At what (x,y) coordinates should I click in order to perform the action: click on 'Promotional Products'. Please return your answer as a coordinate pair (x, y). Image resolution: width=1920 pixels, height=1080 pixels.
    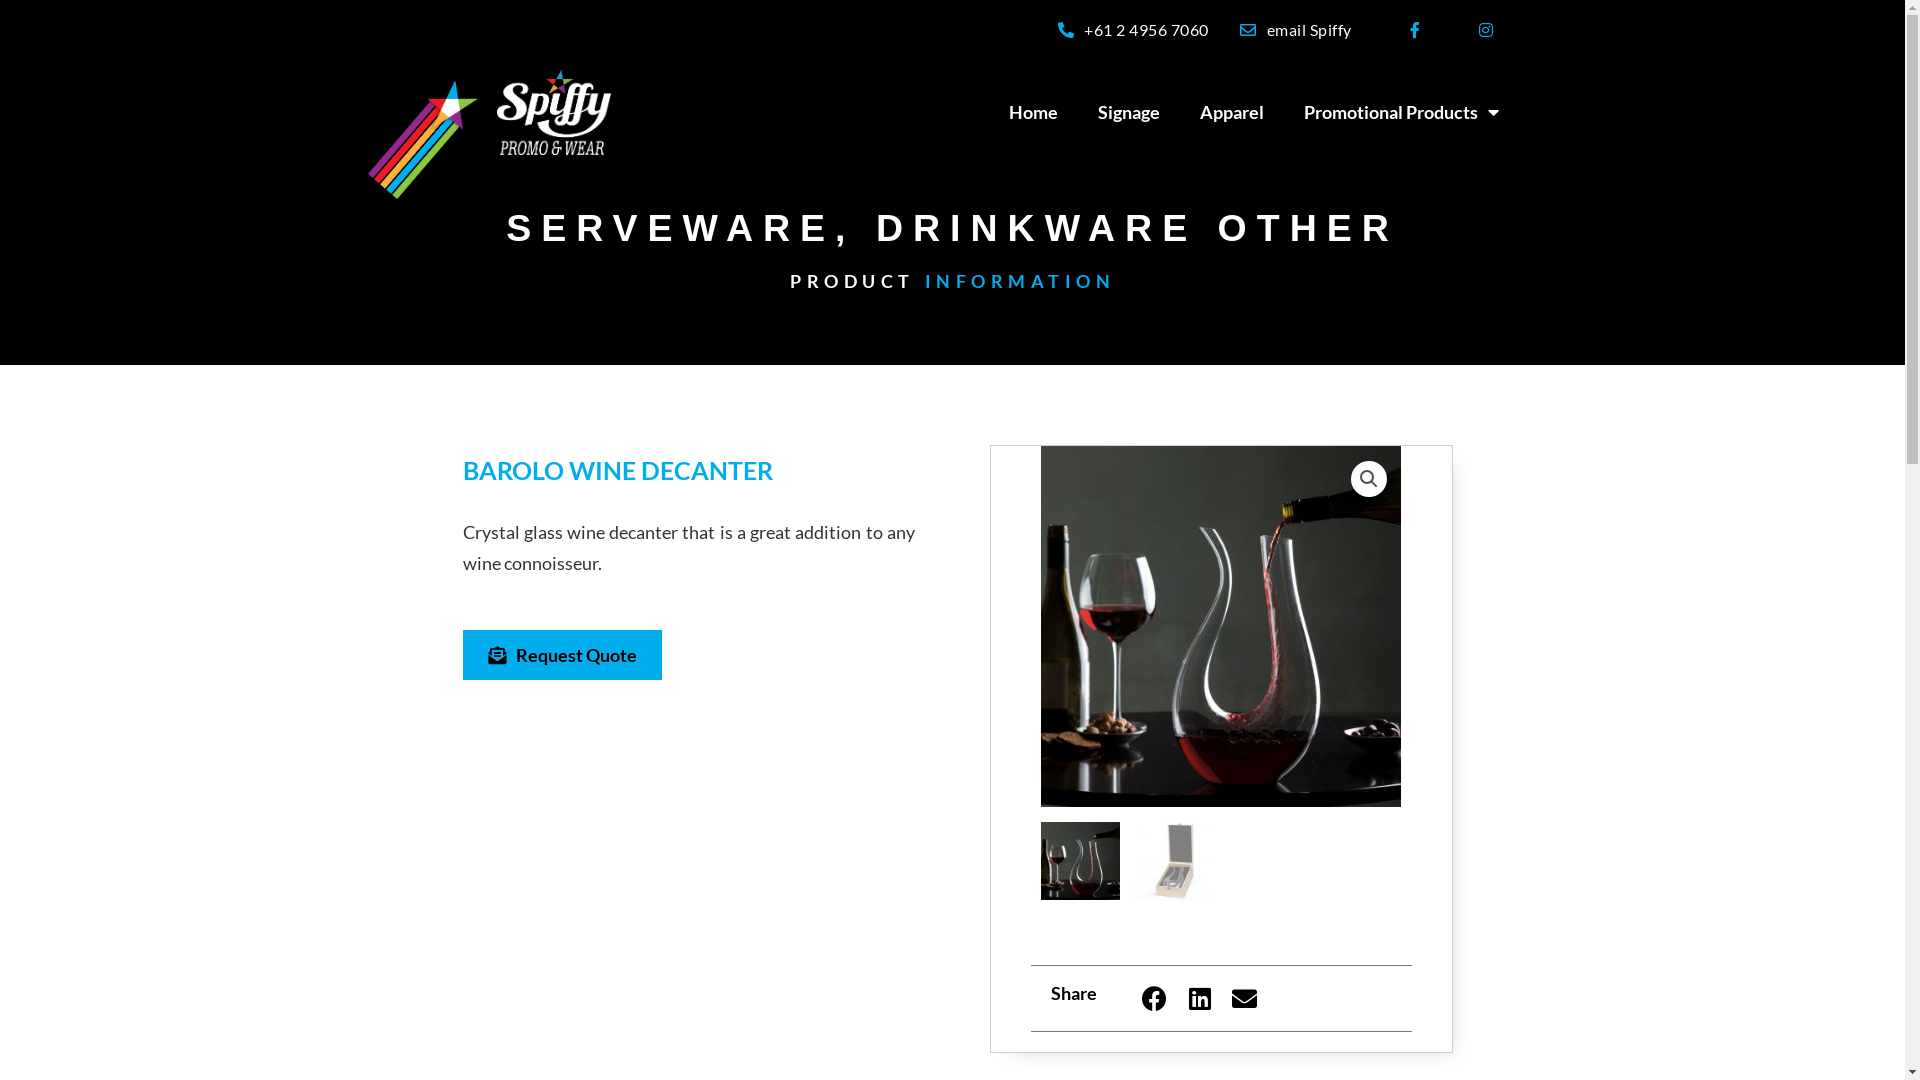
    Looking at the image, I should click on (1400, 111).